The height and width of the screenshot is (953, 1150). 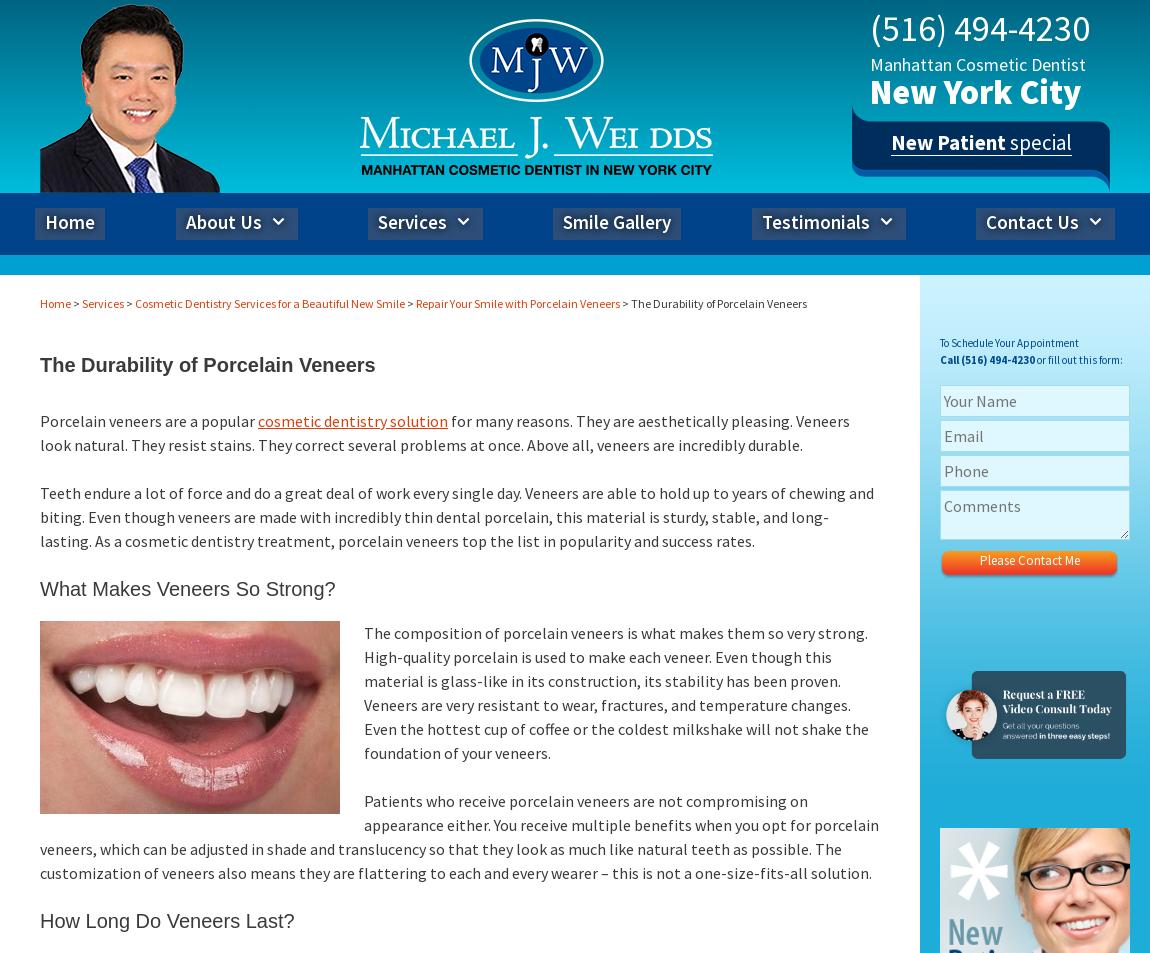 What do you see at coordinates (223, 220) in the screenshot?
I see `'About Us'` at bounding box center [223, 220].